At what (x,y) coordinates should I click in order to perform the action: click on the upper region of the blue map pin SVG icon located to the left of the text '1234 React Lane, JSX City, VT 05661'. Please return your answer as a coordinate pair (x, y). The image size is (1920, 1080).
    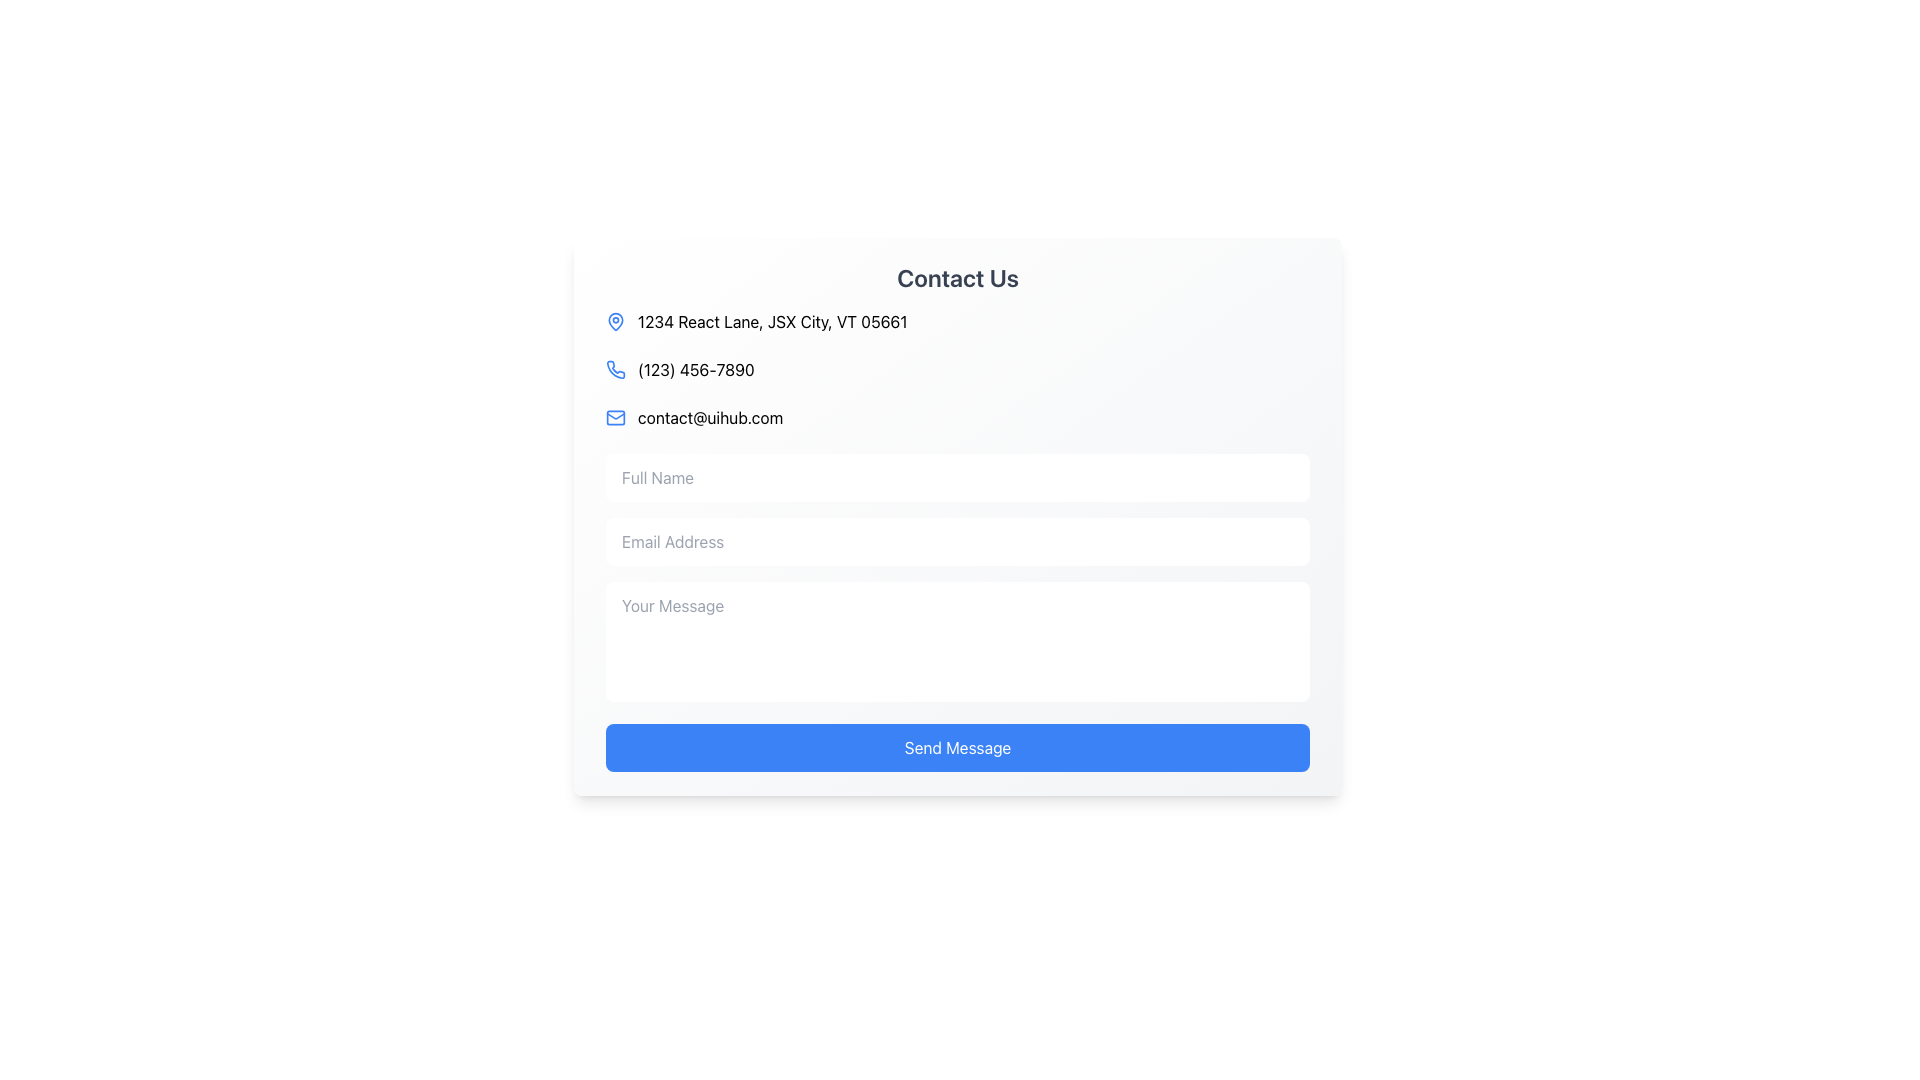
    Looking at the image, I should click on (614, 319).